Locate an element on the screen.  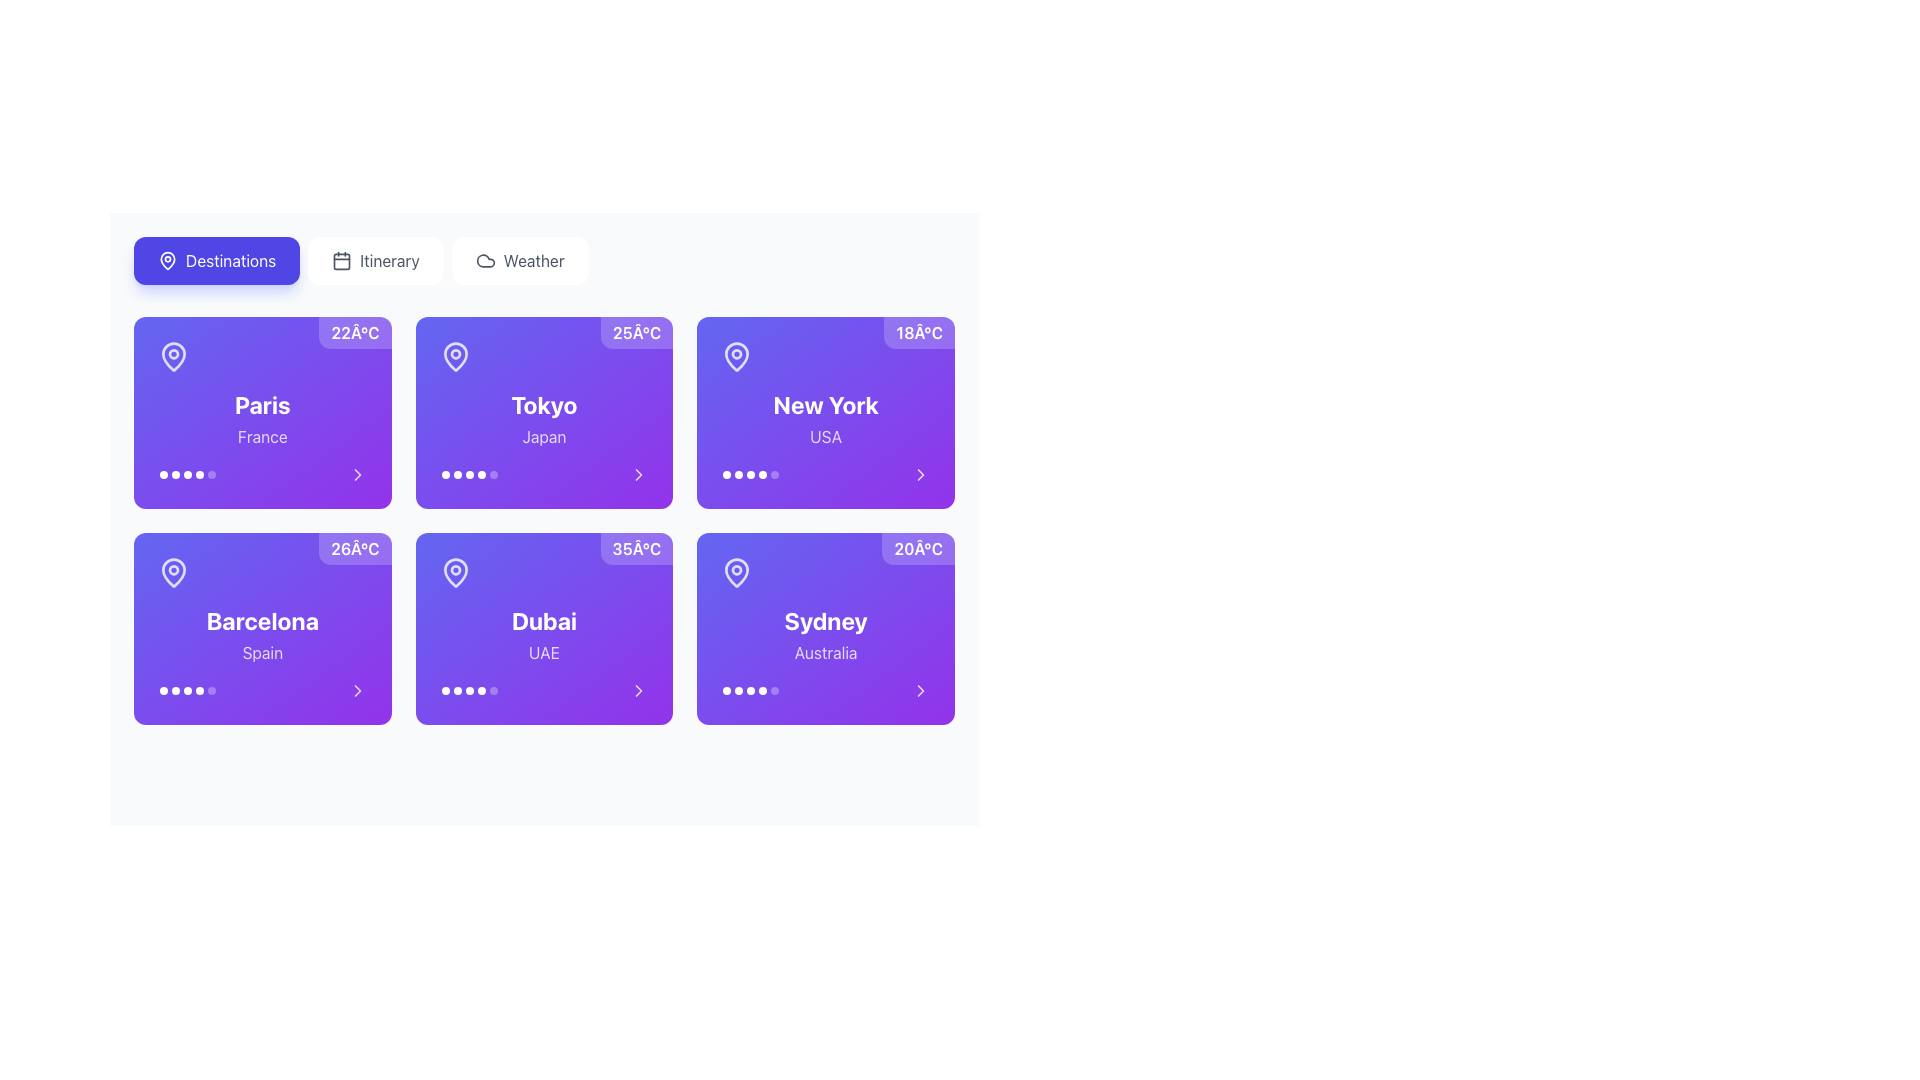
the text label displaying 'Japan' which is styled with a semi-transparent white color on a gradient purple background, located in the lower portion of the 'Tokyo' card in the grid layout is located at coordinates (544, 435).